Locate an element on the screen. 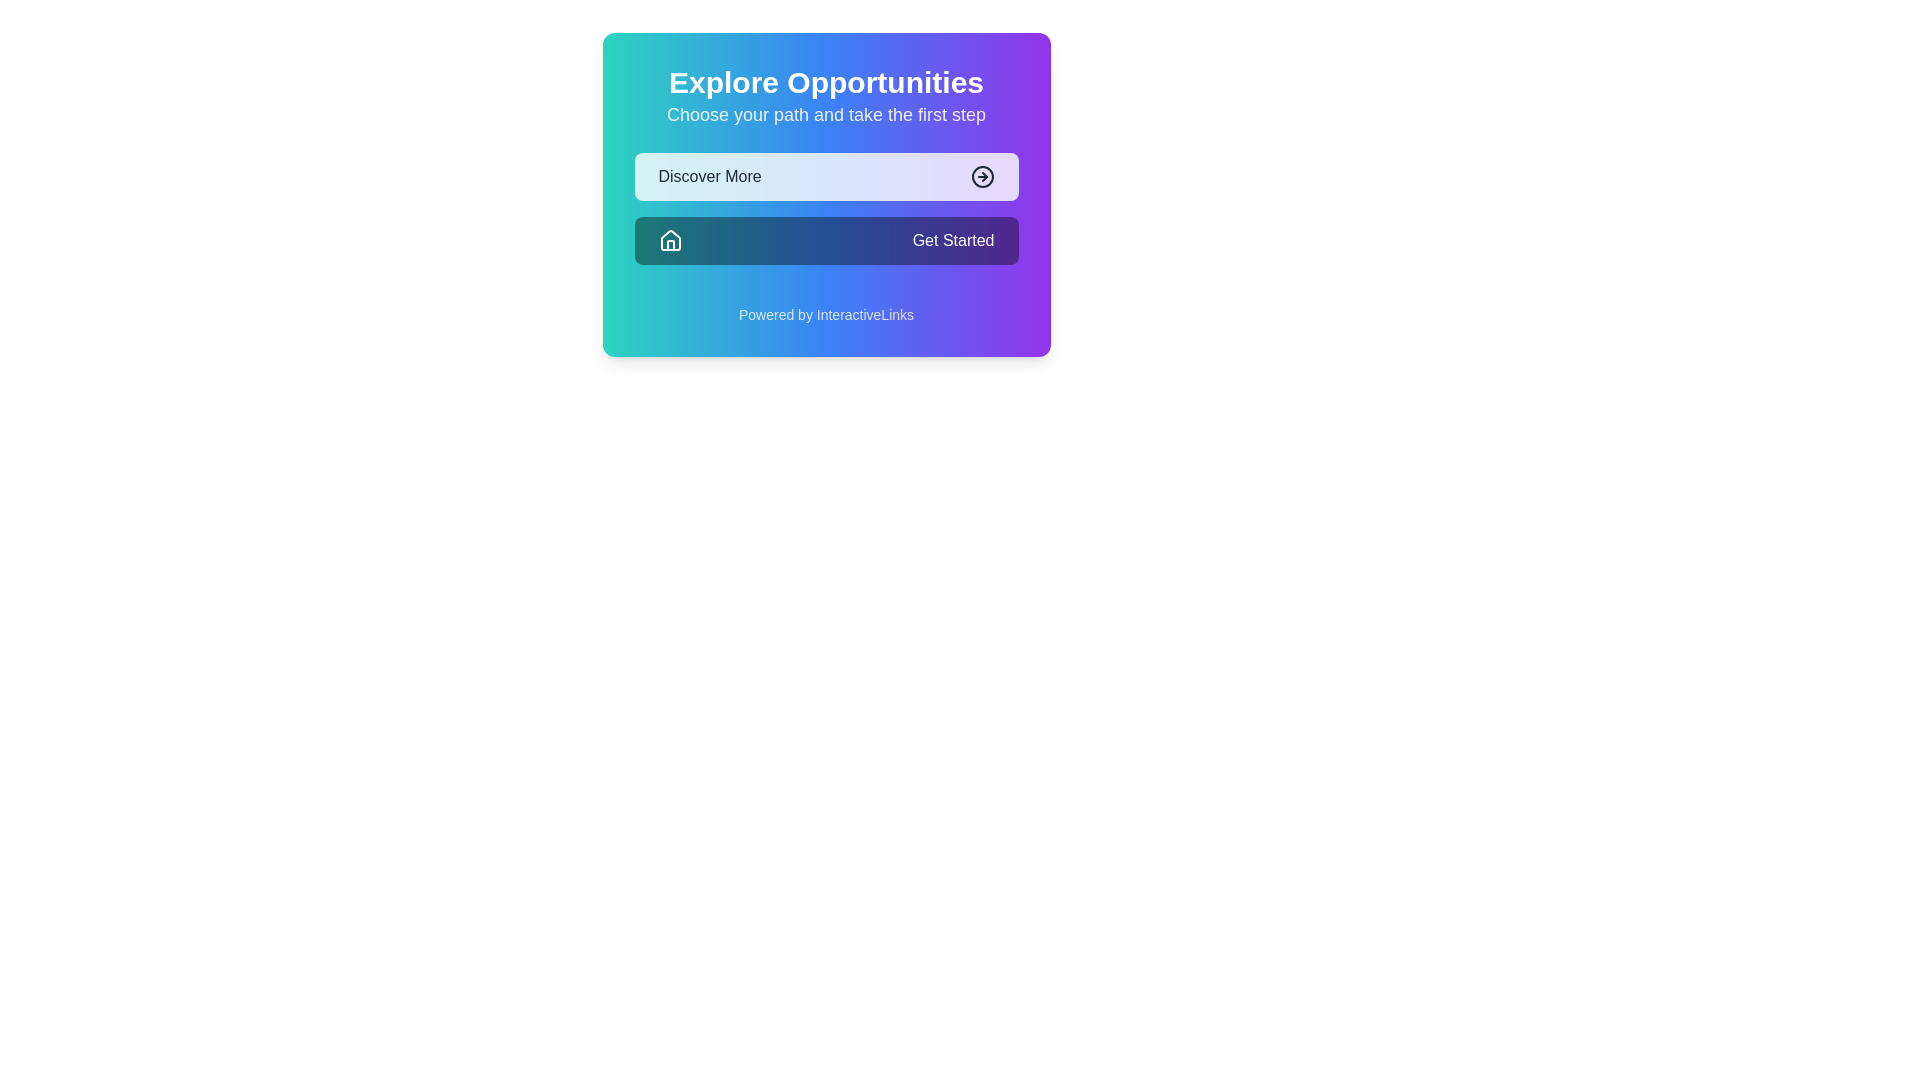  the navigation icon located at the right end of the 'Discover More' button is located at coordinates (982, 176).